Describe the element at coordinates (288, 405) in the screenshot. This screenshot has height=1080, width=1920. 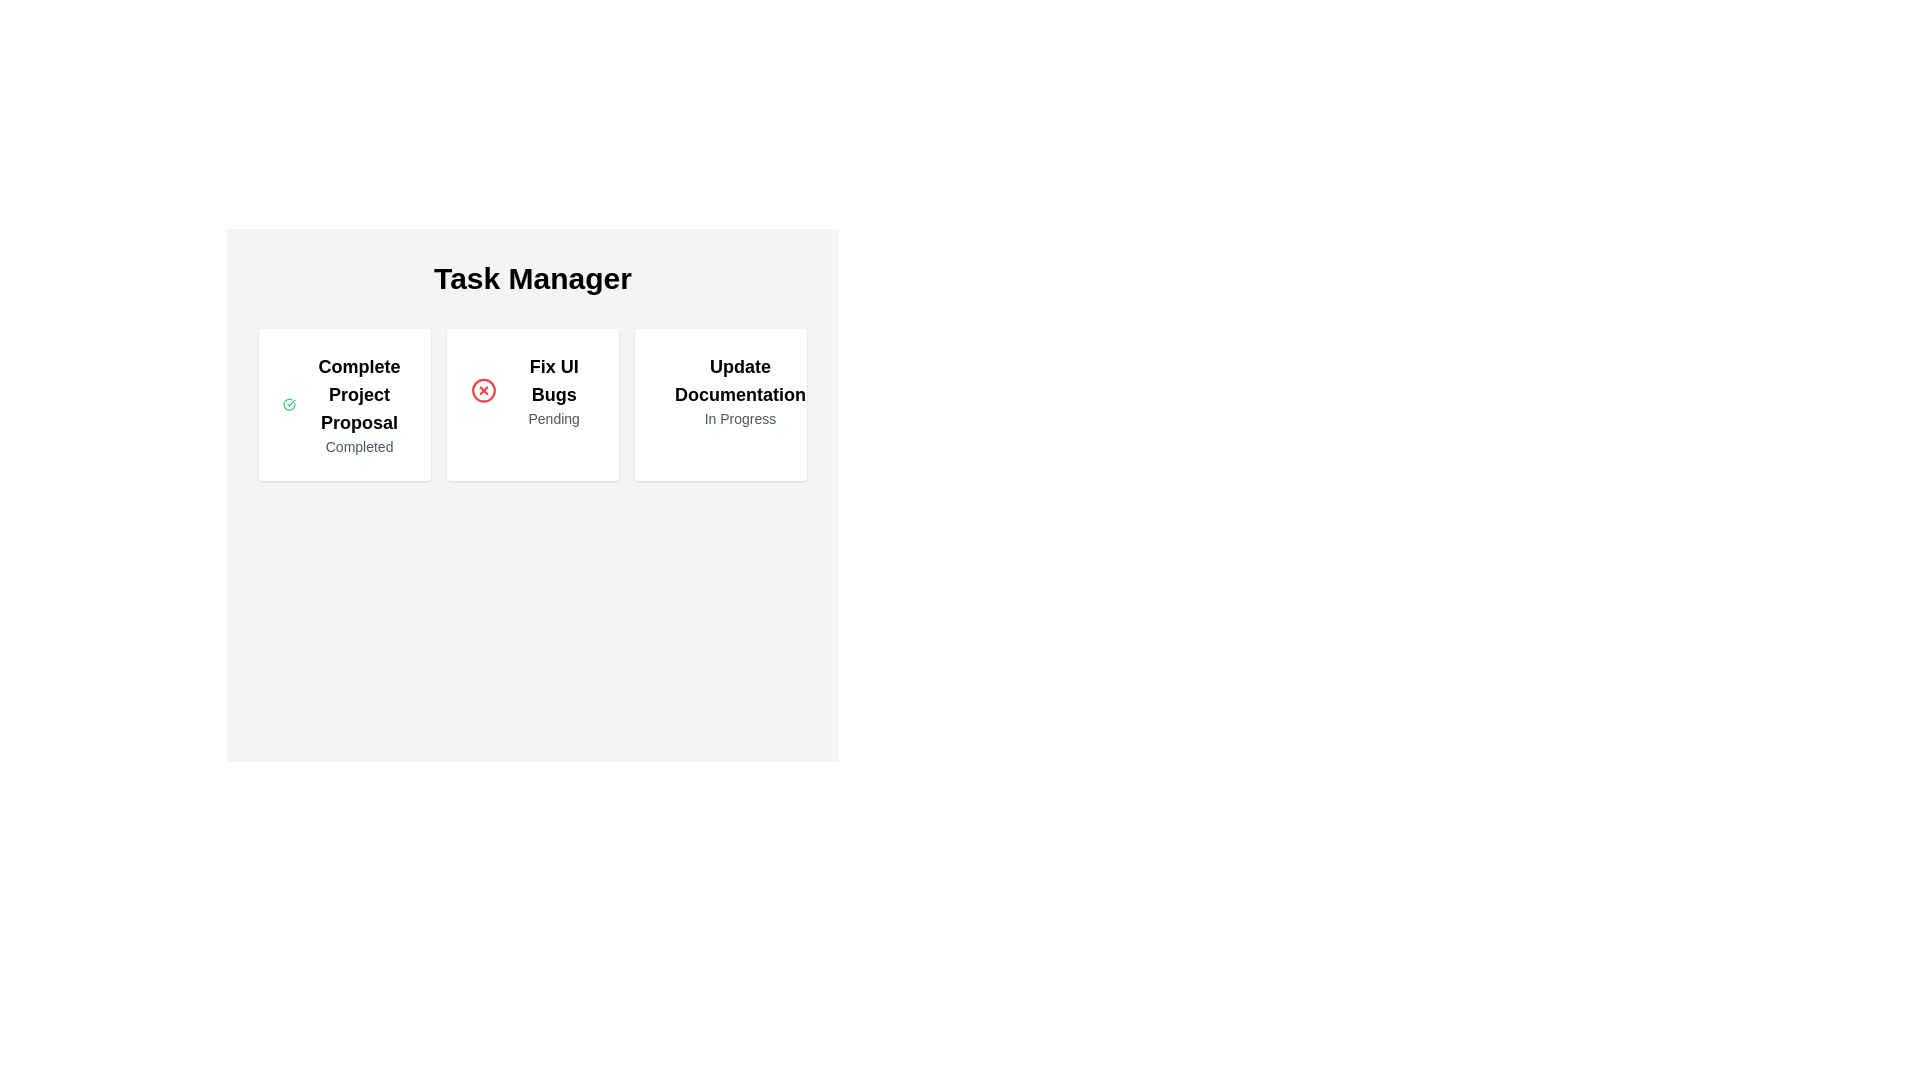
I see `the completion status icon located at the leftmost side of the 'Complete Project Proposal - Completed' block within the 'Task Manager' section` at that location.